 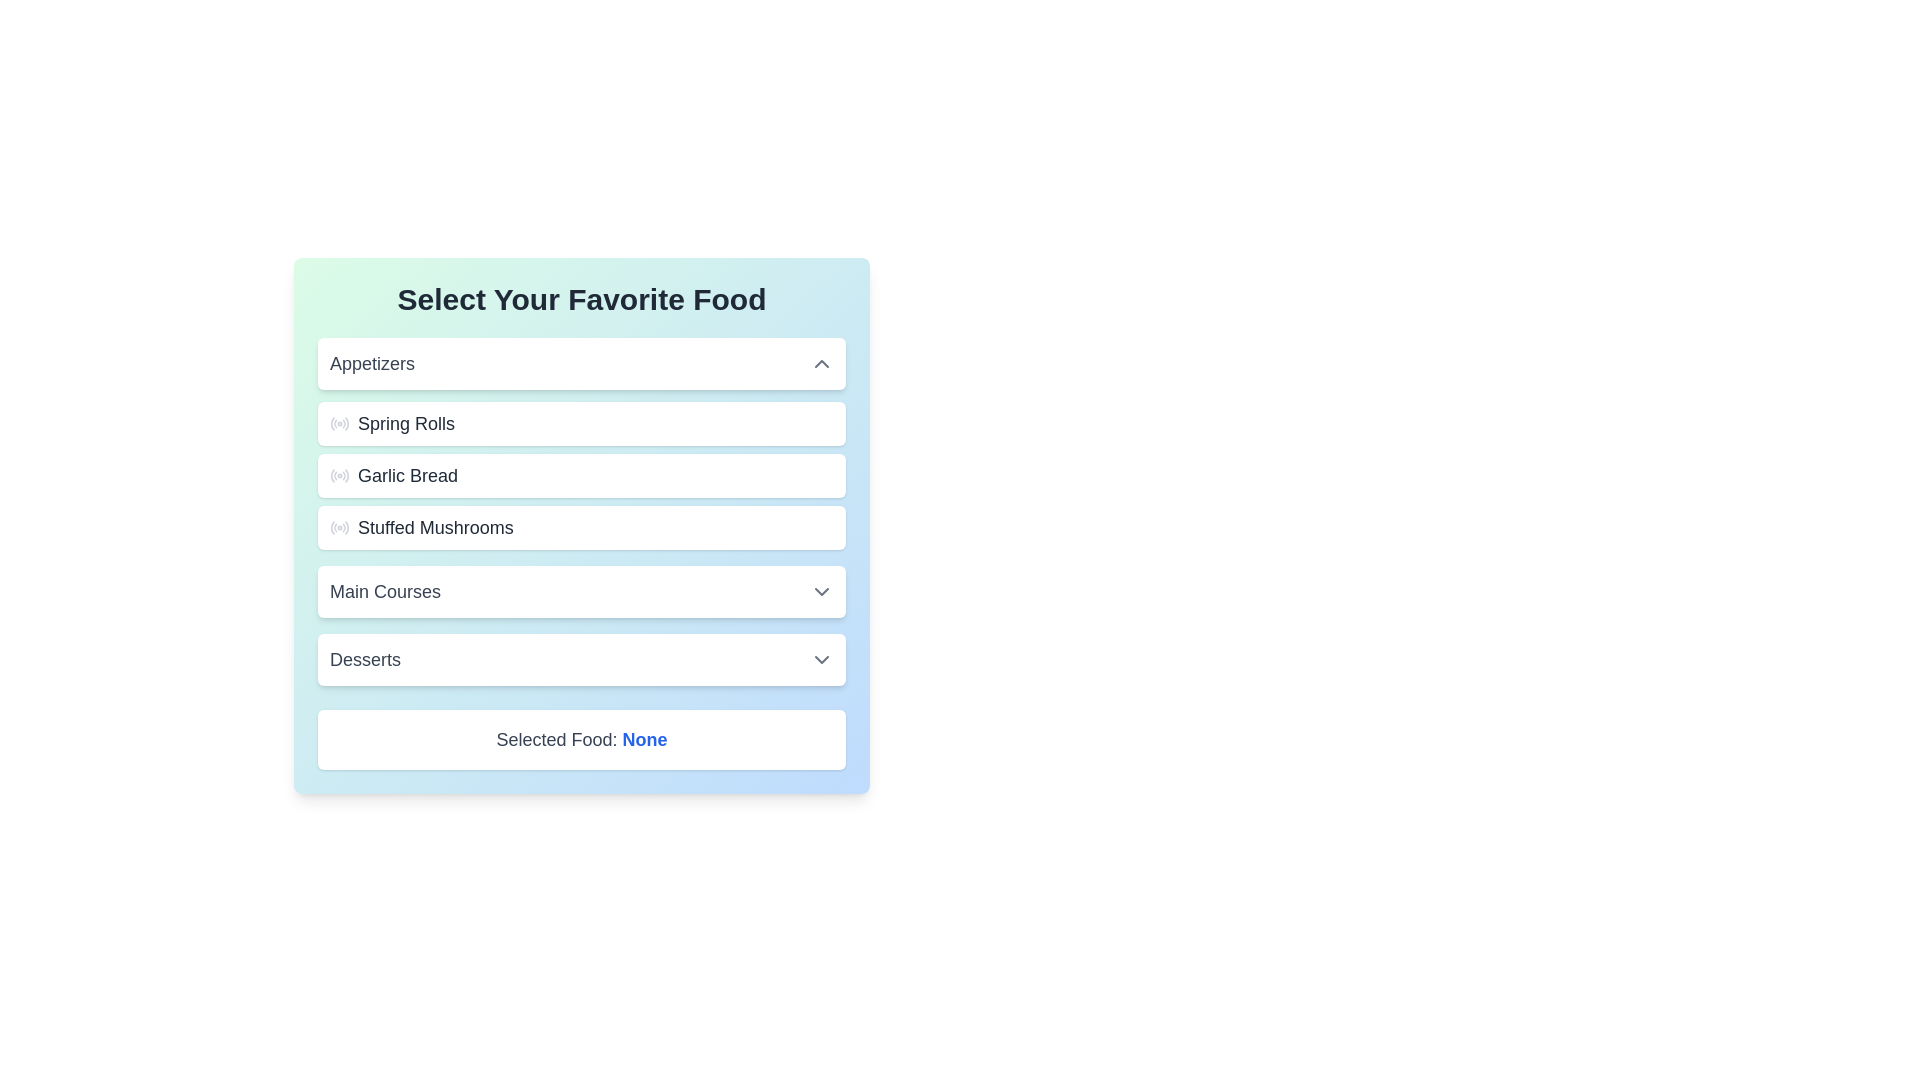 What do you see at coordinates (365, 659) in the screenshot?
I see `the left-aligned text label within the white rectangular box in the food selection UI, located towards the bottom of the vertical menu` at bounding box center [365, 659].